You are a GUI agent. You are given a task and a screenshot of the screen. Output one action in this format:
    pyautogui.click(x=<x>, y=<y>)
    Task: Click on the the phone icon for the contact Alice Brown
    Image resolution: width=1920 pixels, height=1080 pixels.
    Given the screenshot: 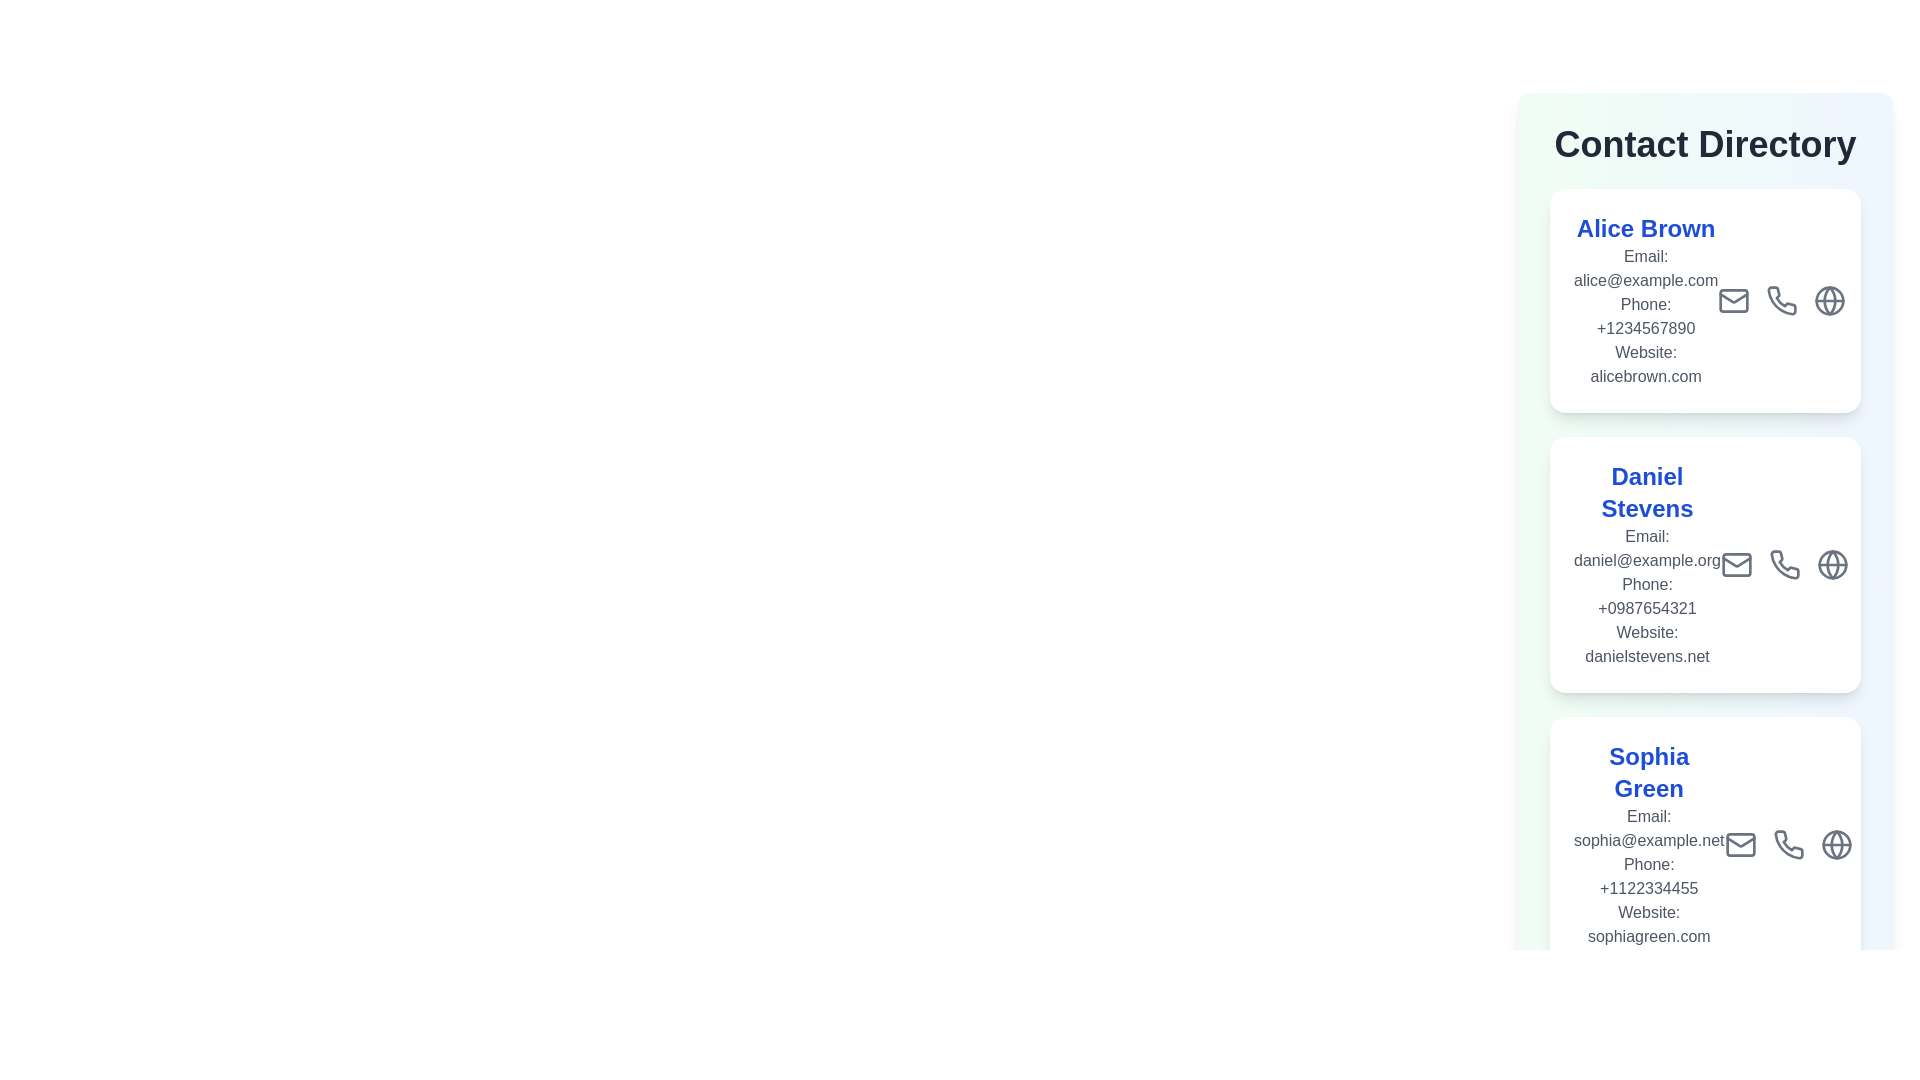 What is the action you would take?
    pyautogui.click(x=1782, y=300)
    